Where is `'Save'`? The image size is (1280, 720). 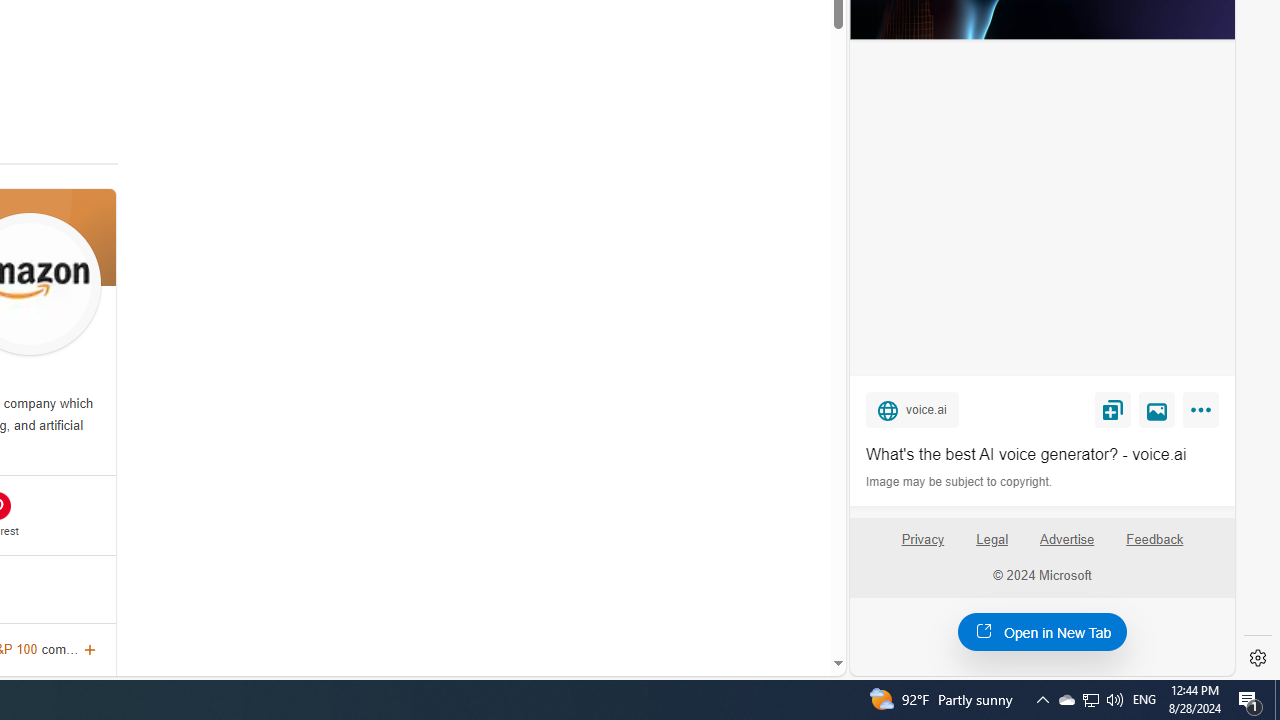 'Save' is located at coordinates (1111, 408).